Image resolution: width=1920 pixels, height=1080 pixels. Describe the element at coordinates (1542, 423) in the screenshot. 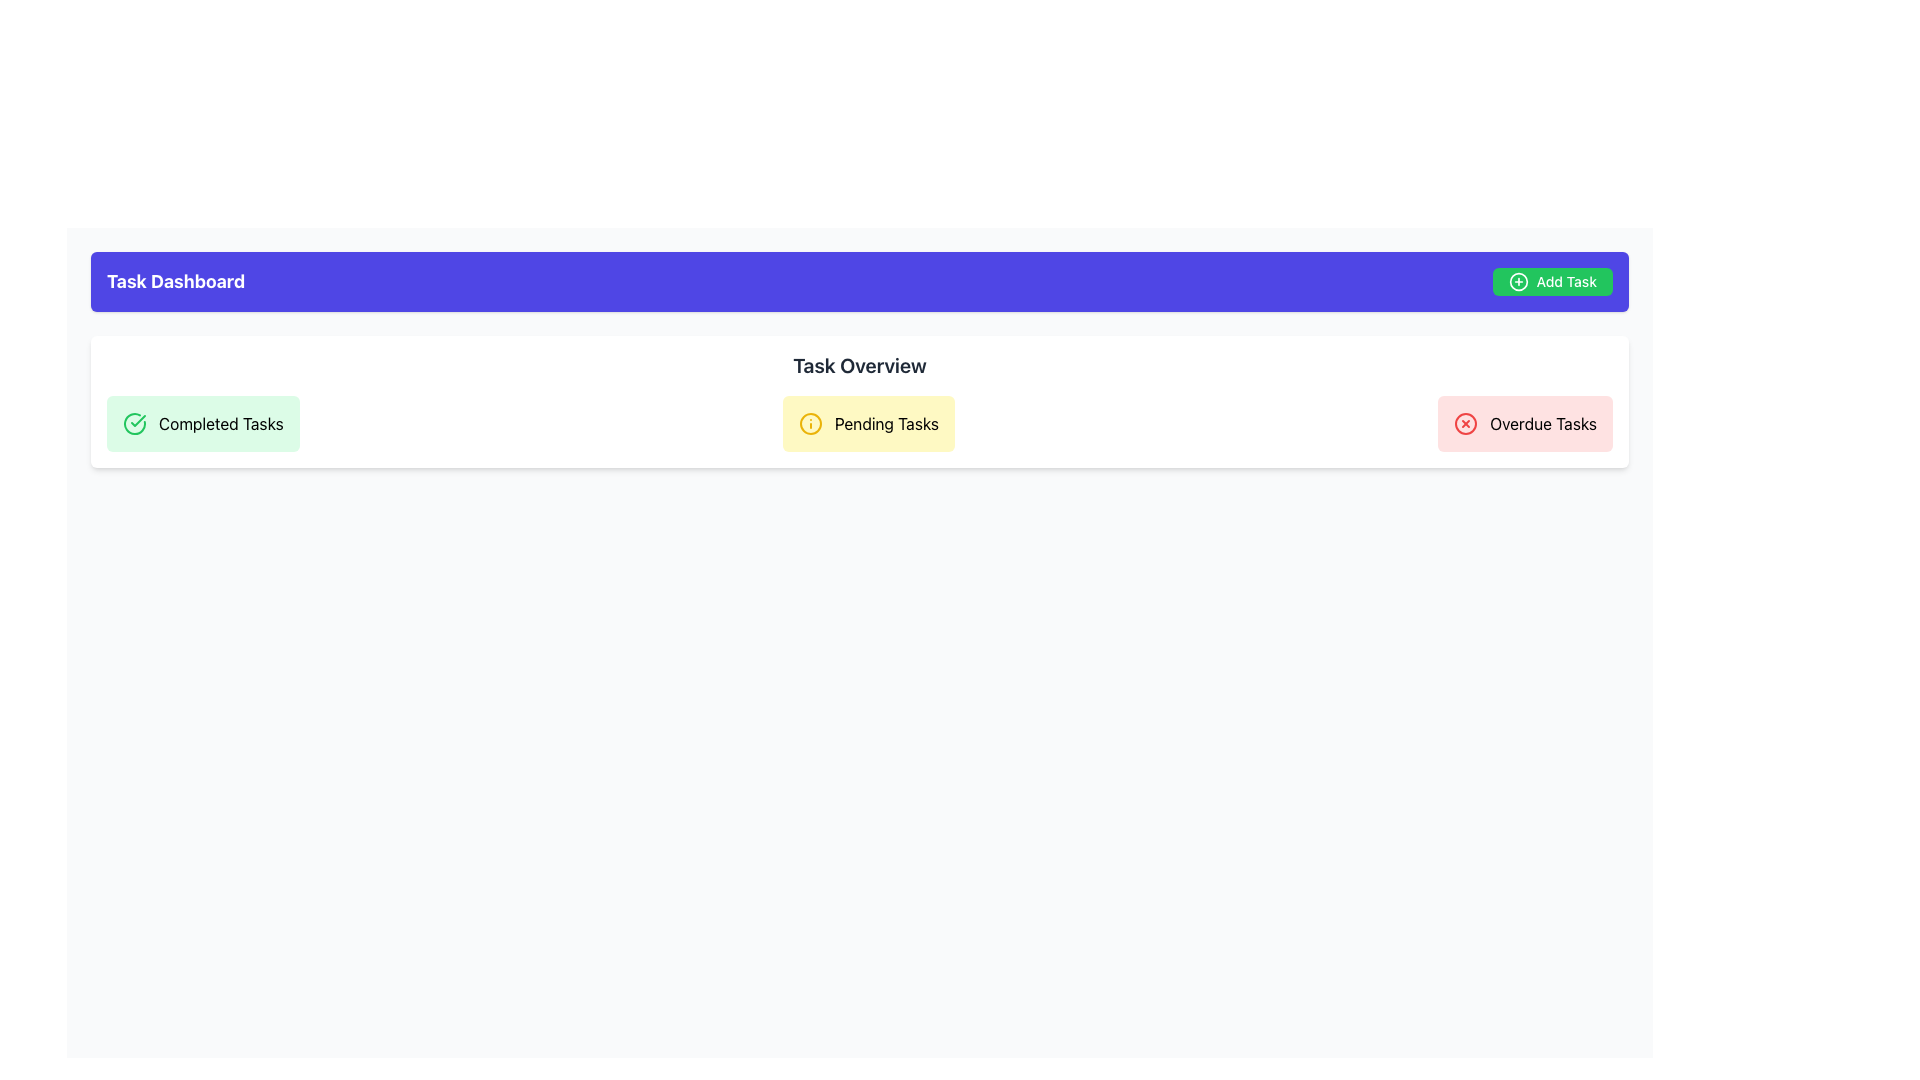

I see `the 'Overdue Tasks' Text Label` at that location.